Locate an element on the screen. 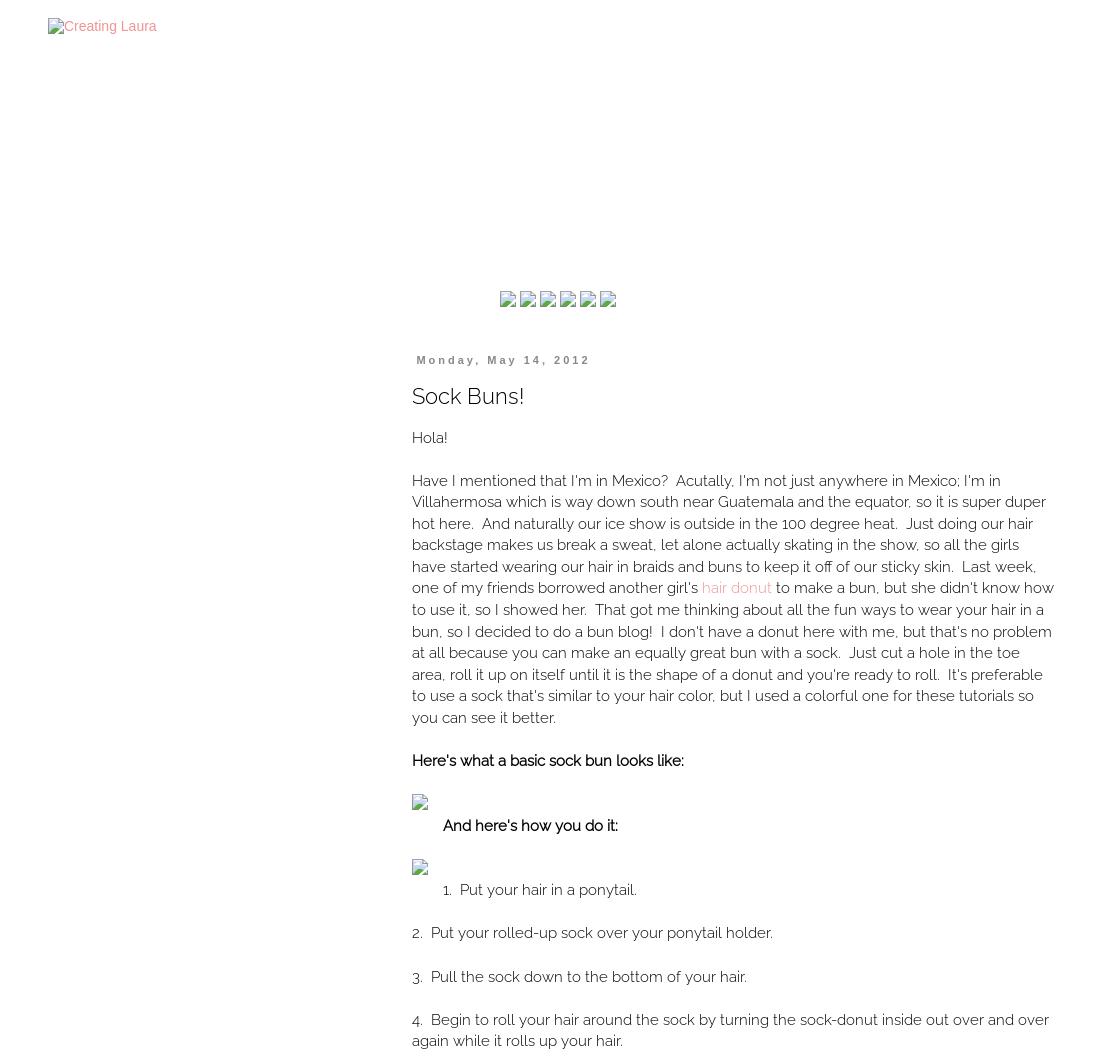 The height and width of the screenshot is (1063, 1108). 'Monday, May 14, 2012' is located at coordinates (416, 360).